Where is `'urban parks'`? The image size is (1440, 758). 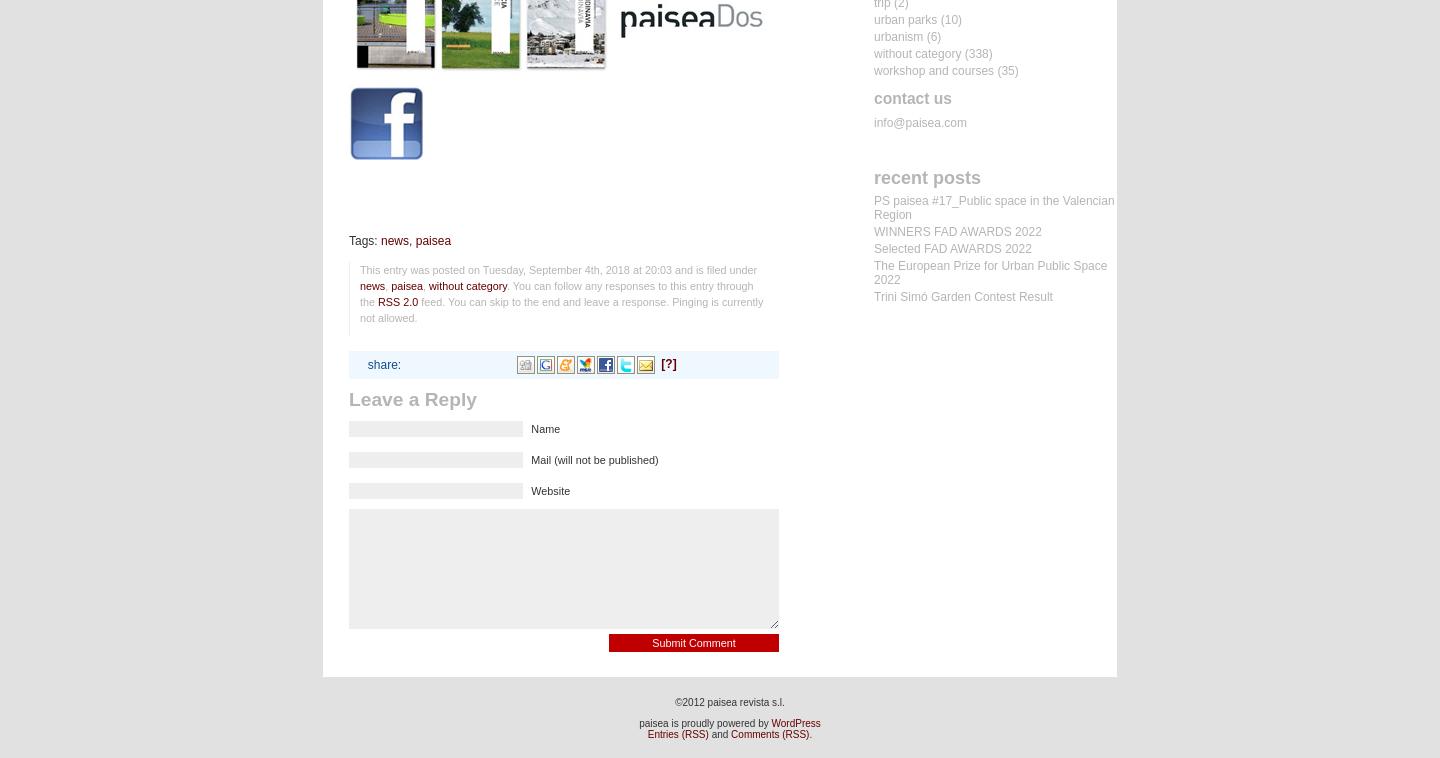 'urban parks' is located at coordinates (905, 19).